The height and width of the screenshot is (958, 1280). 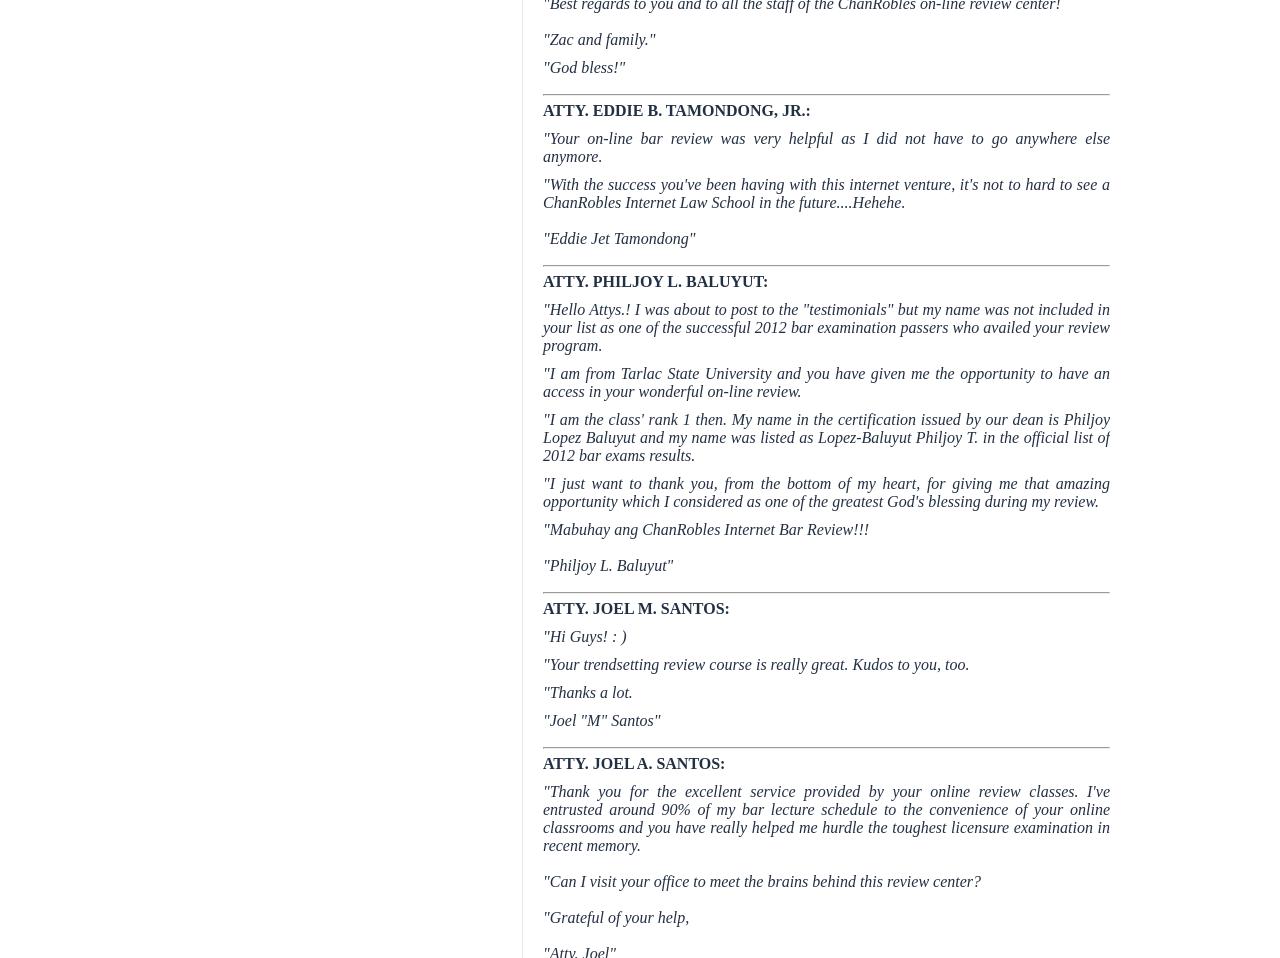 What do you see at coordinates (598, 38) in the screenshot?
I see `'"Zac and family."'` at bounding box center [598, 38].